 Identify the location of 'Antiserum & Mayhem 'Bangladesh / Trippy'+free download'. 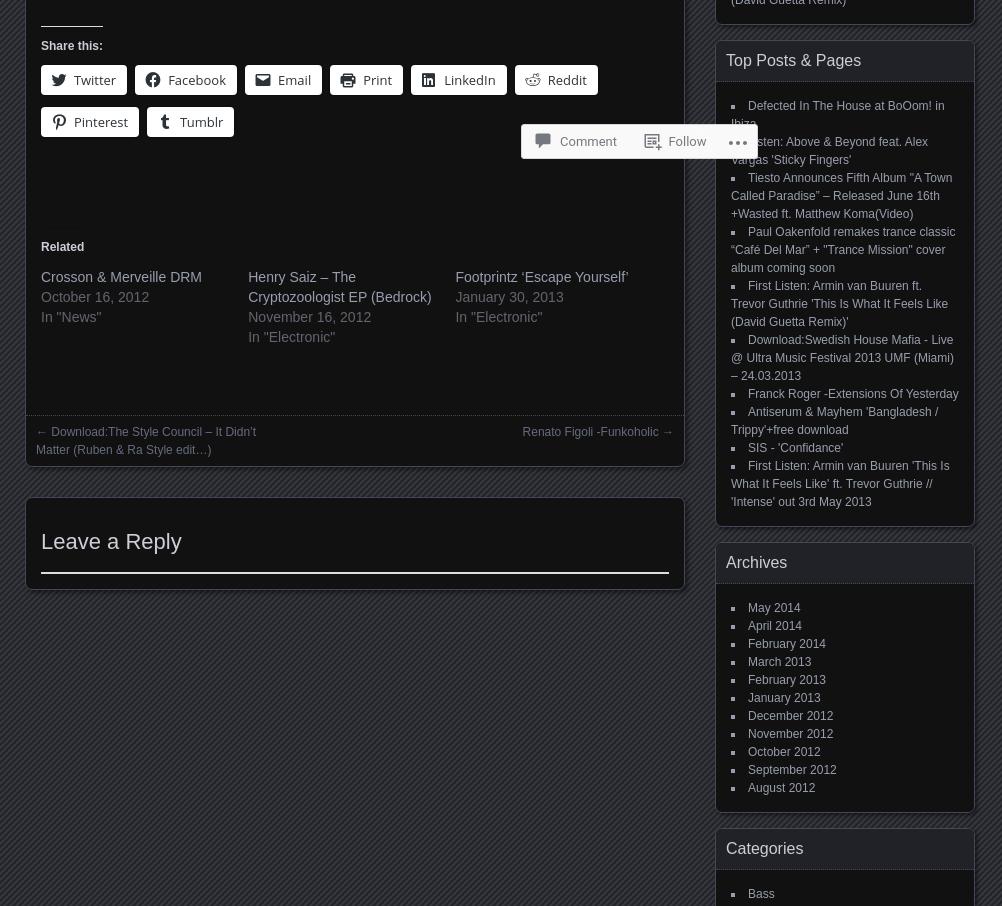
(833, 421).